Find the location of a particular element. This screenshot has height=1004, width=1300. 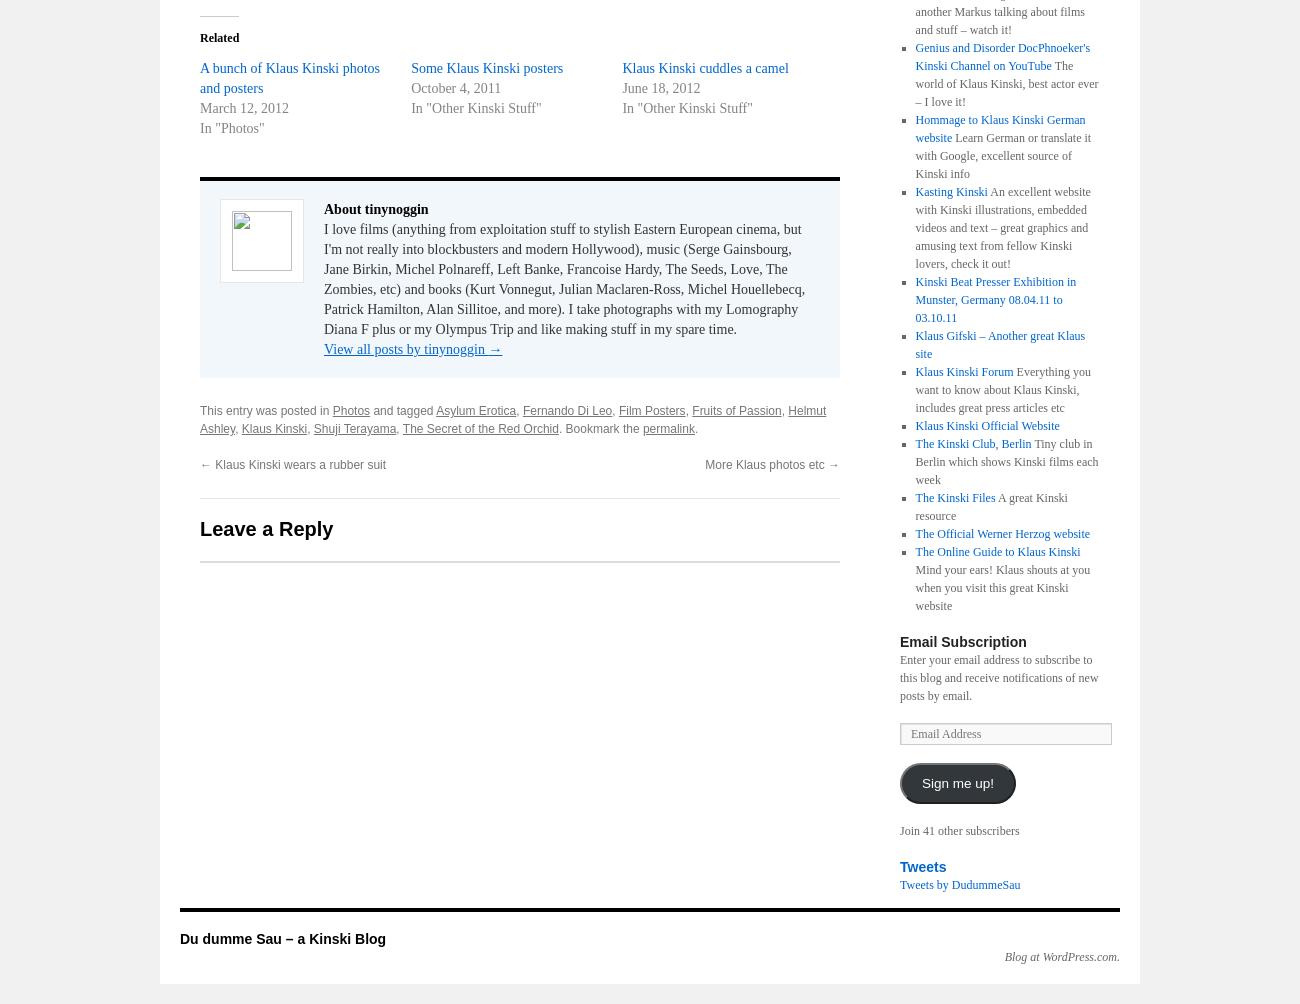

'Tiny club in Berlin which shows Kinski films each week' is located at coordinates (1005, 461).